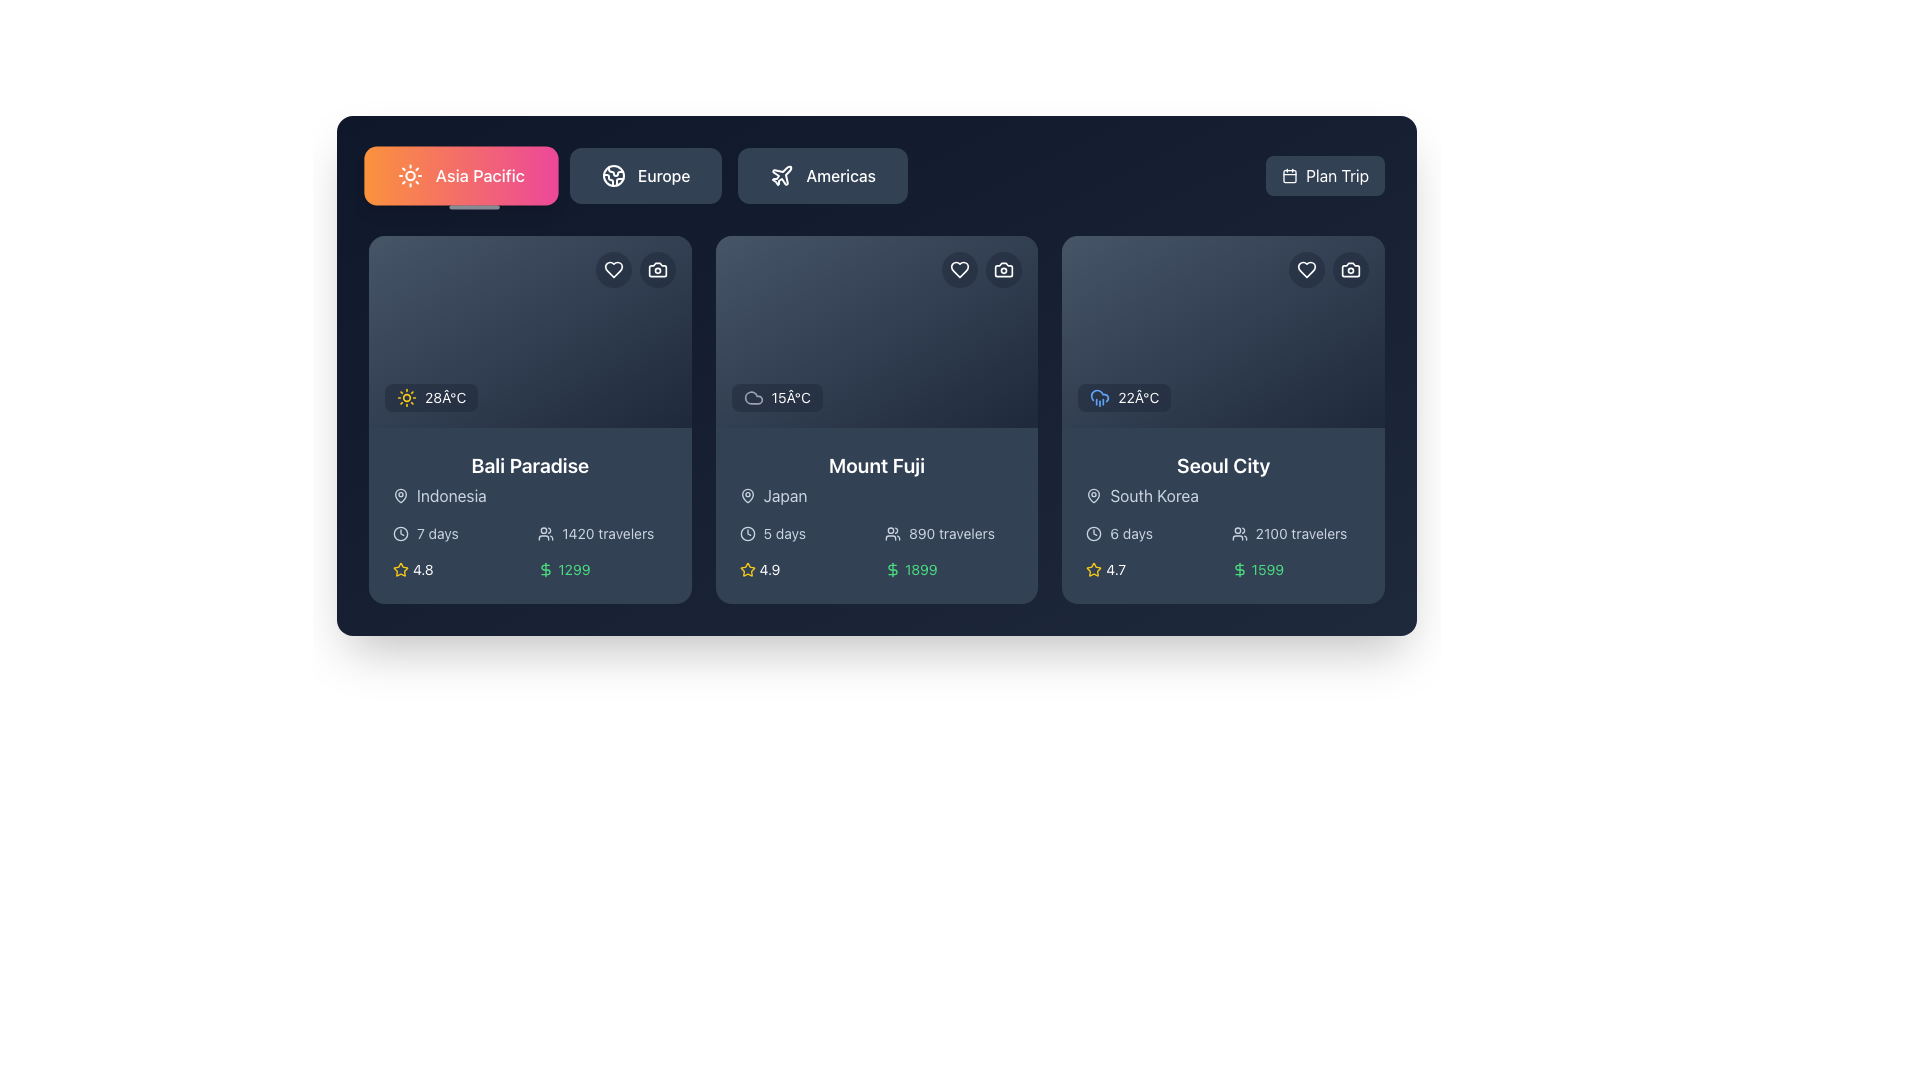 This screenshot has height=1080, width=1920. Describe the element at coordinates (1003, 270) in the screenshot. I see `the camera icon button located in the top-right region of the 'Mount Fuji' card` at that location.